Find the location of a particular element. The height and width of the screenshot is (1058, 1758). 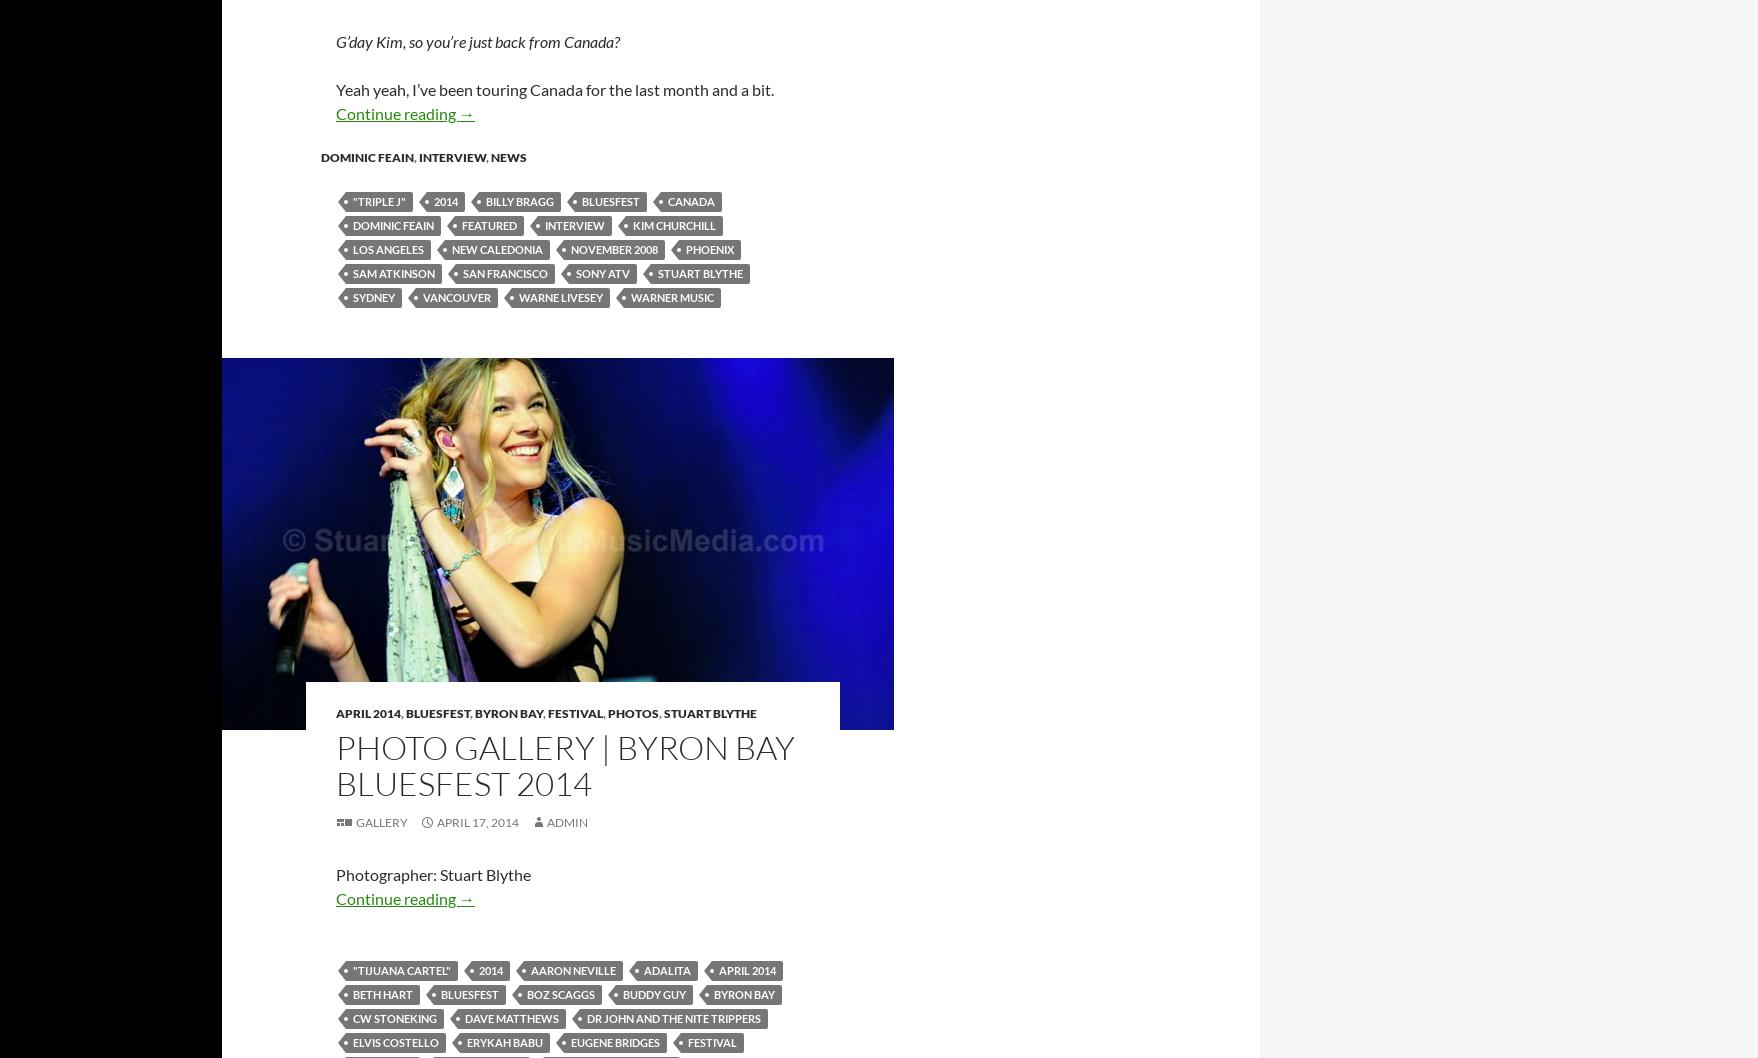

'Sydney' is located at coordinates (373, 295).